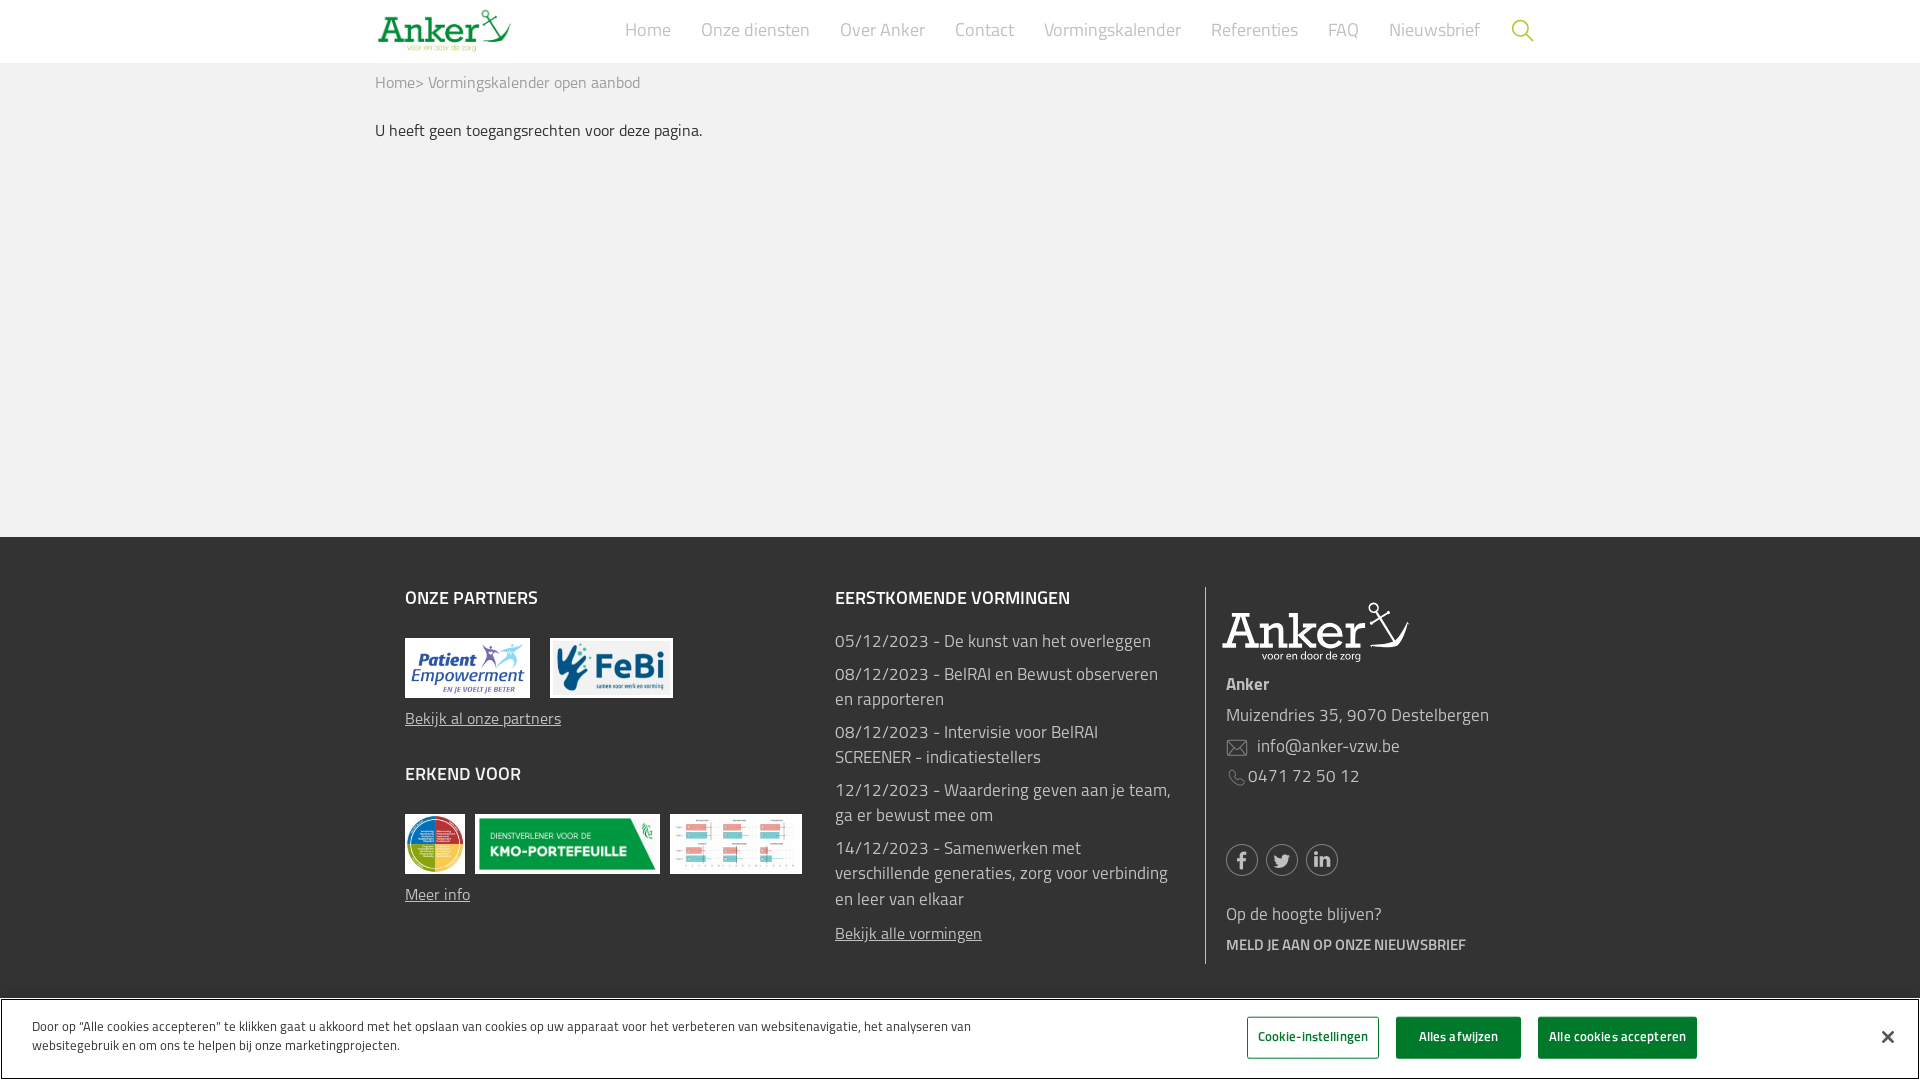 The height and width of the screenshot is (1080, 1920). I want to click on '05/12/2023 - De kunst van het overleggen', so click(1004, 643).